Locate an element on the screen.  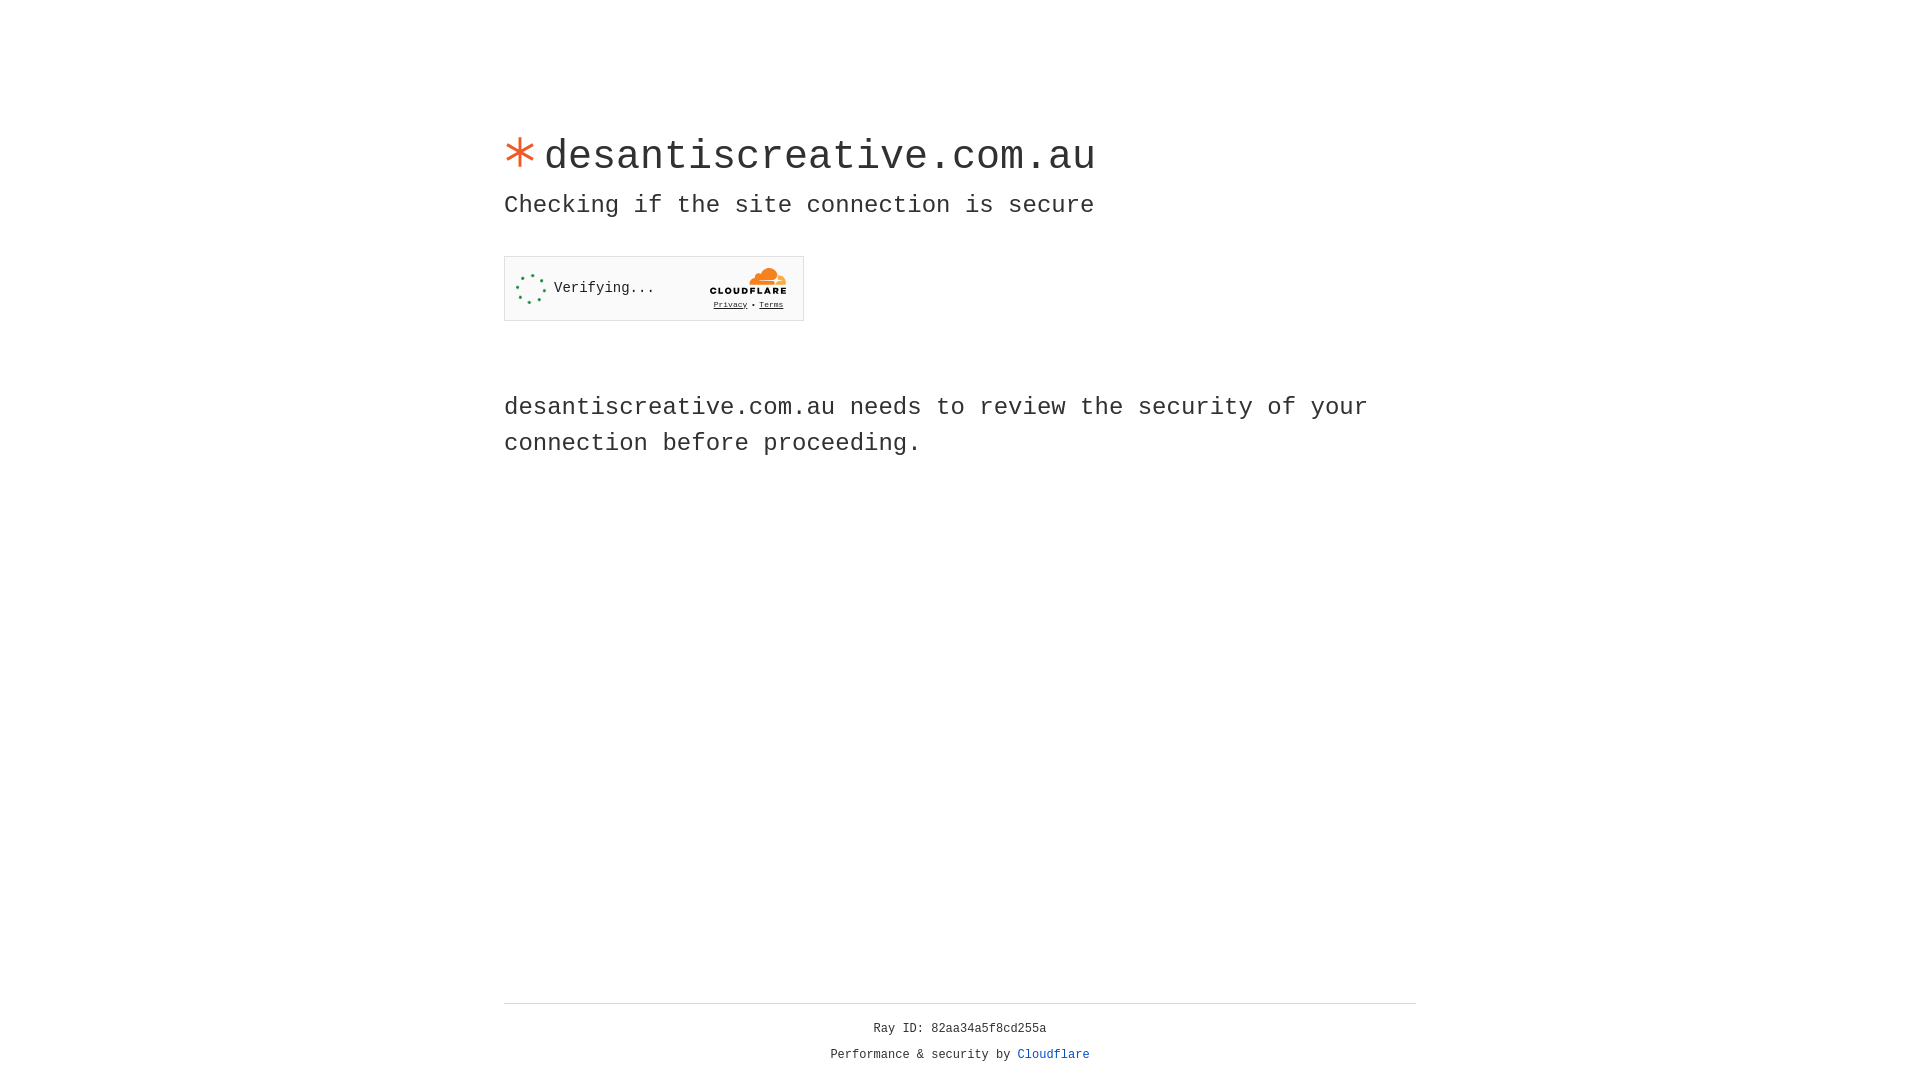
'Cloudflare' is located at coordinates (1053, 1054).